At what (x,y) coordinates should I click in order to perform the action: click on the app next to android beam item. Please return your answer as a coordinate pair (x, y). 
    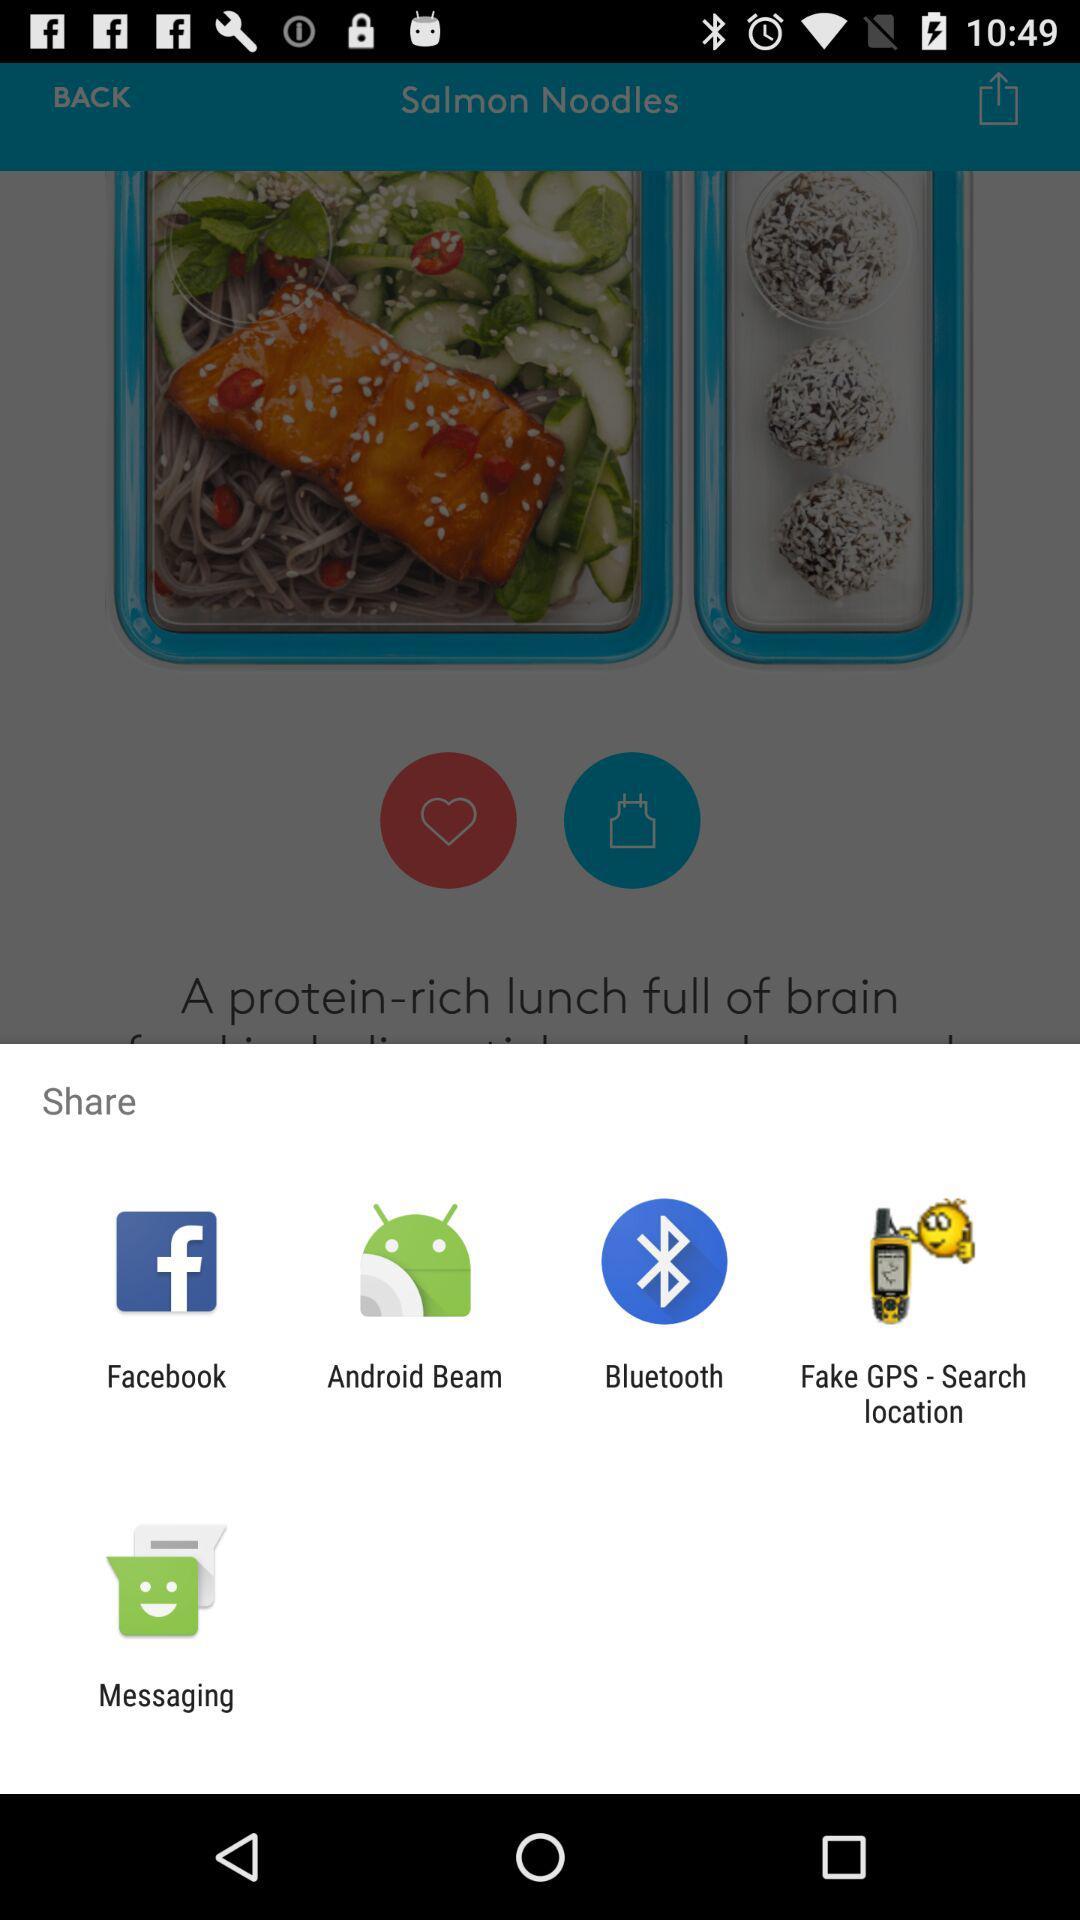
    Looking at the image, I should click on (165, 1392).